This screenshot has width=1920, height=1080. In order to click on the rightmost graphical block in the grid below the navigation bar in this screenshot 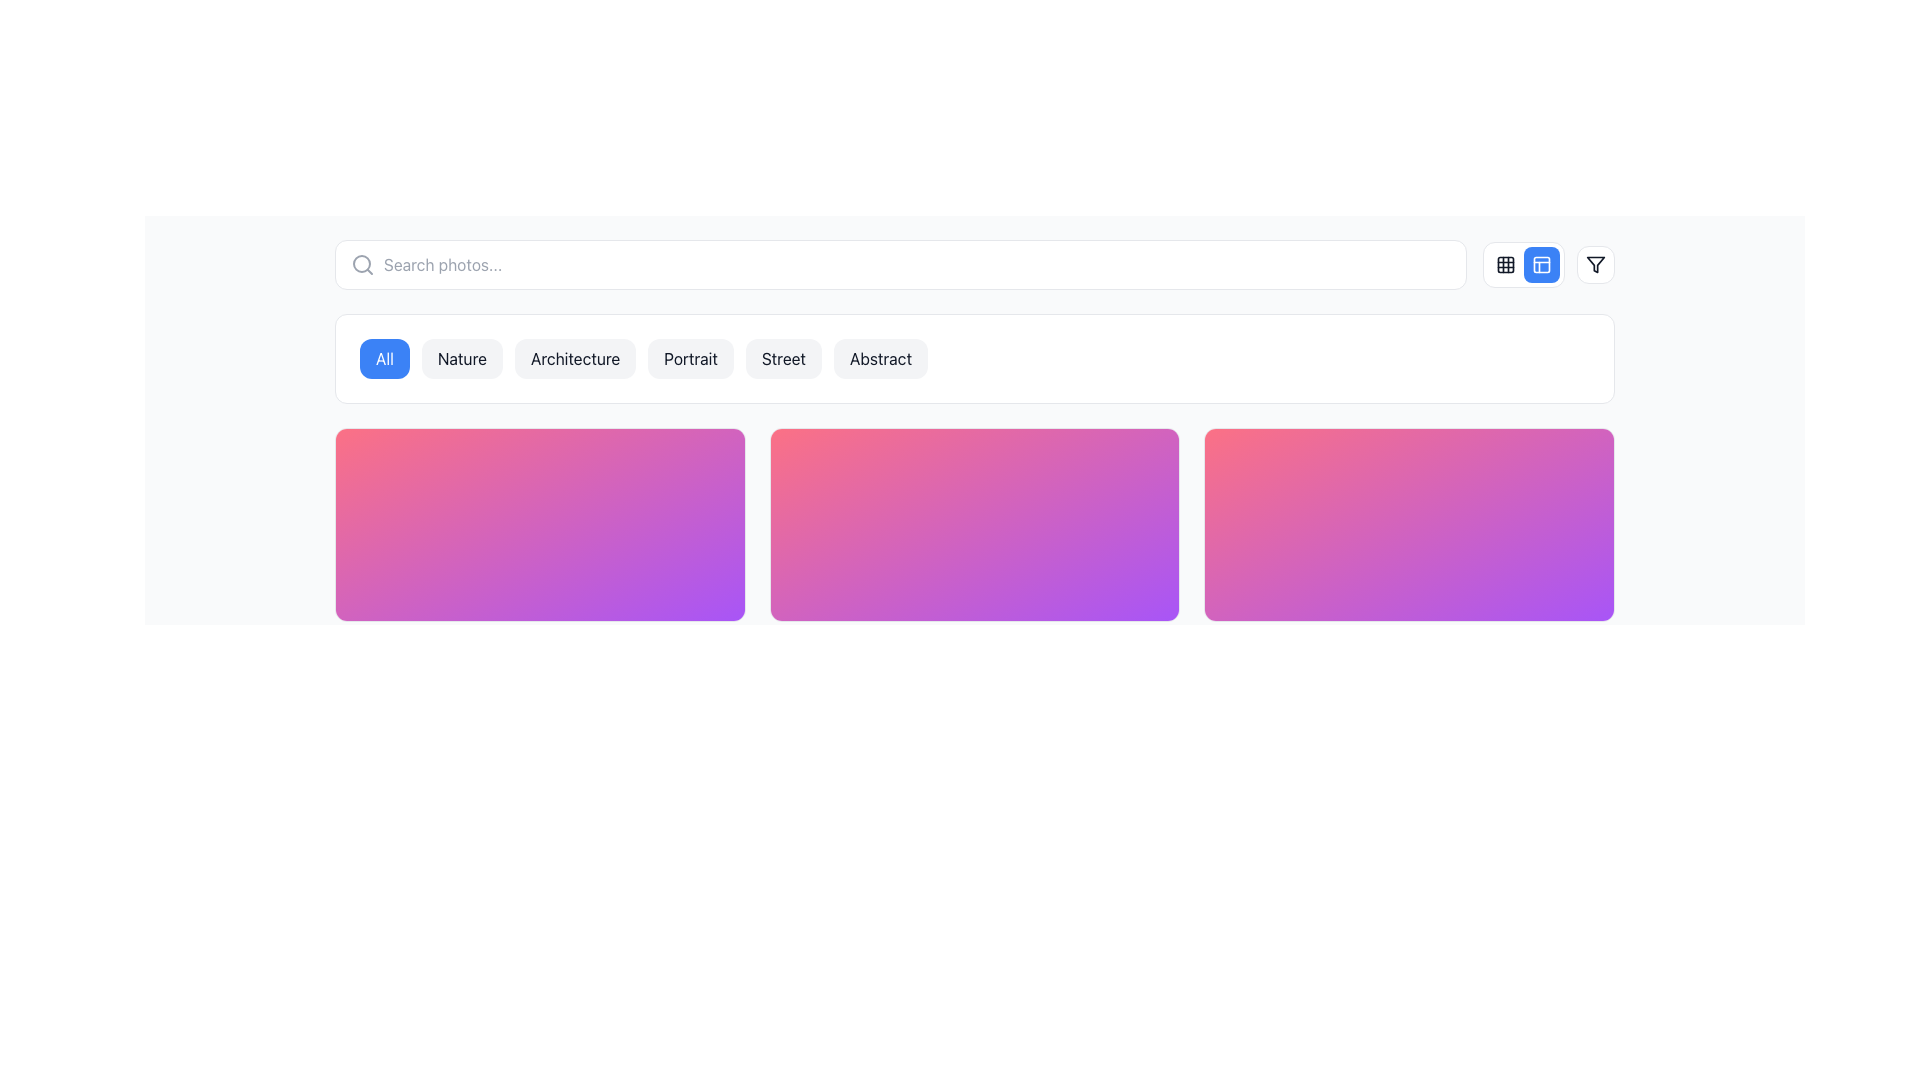, I will do `click(1408, 523)`.